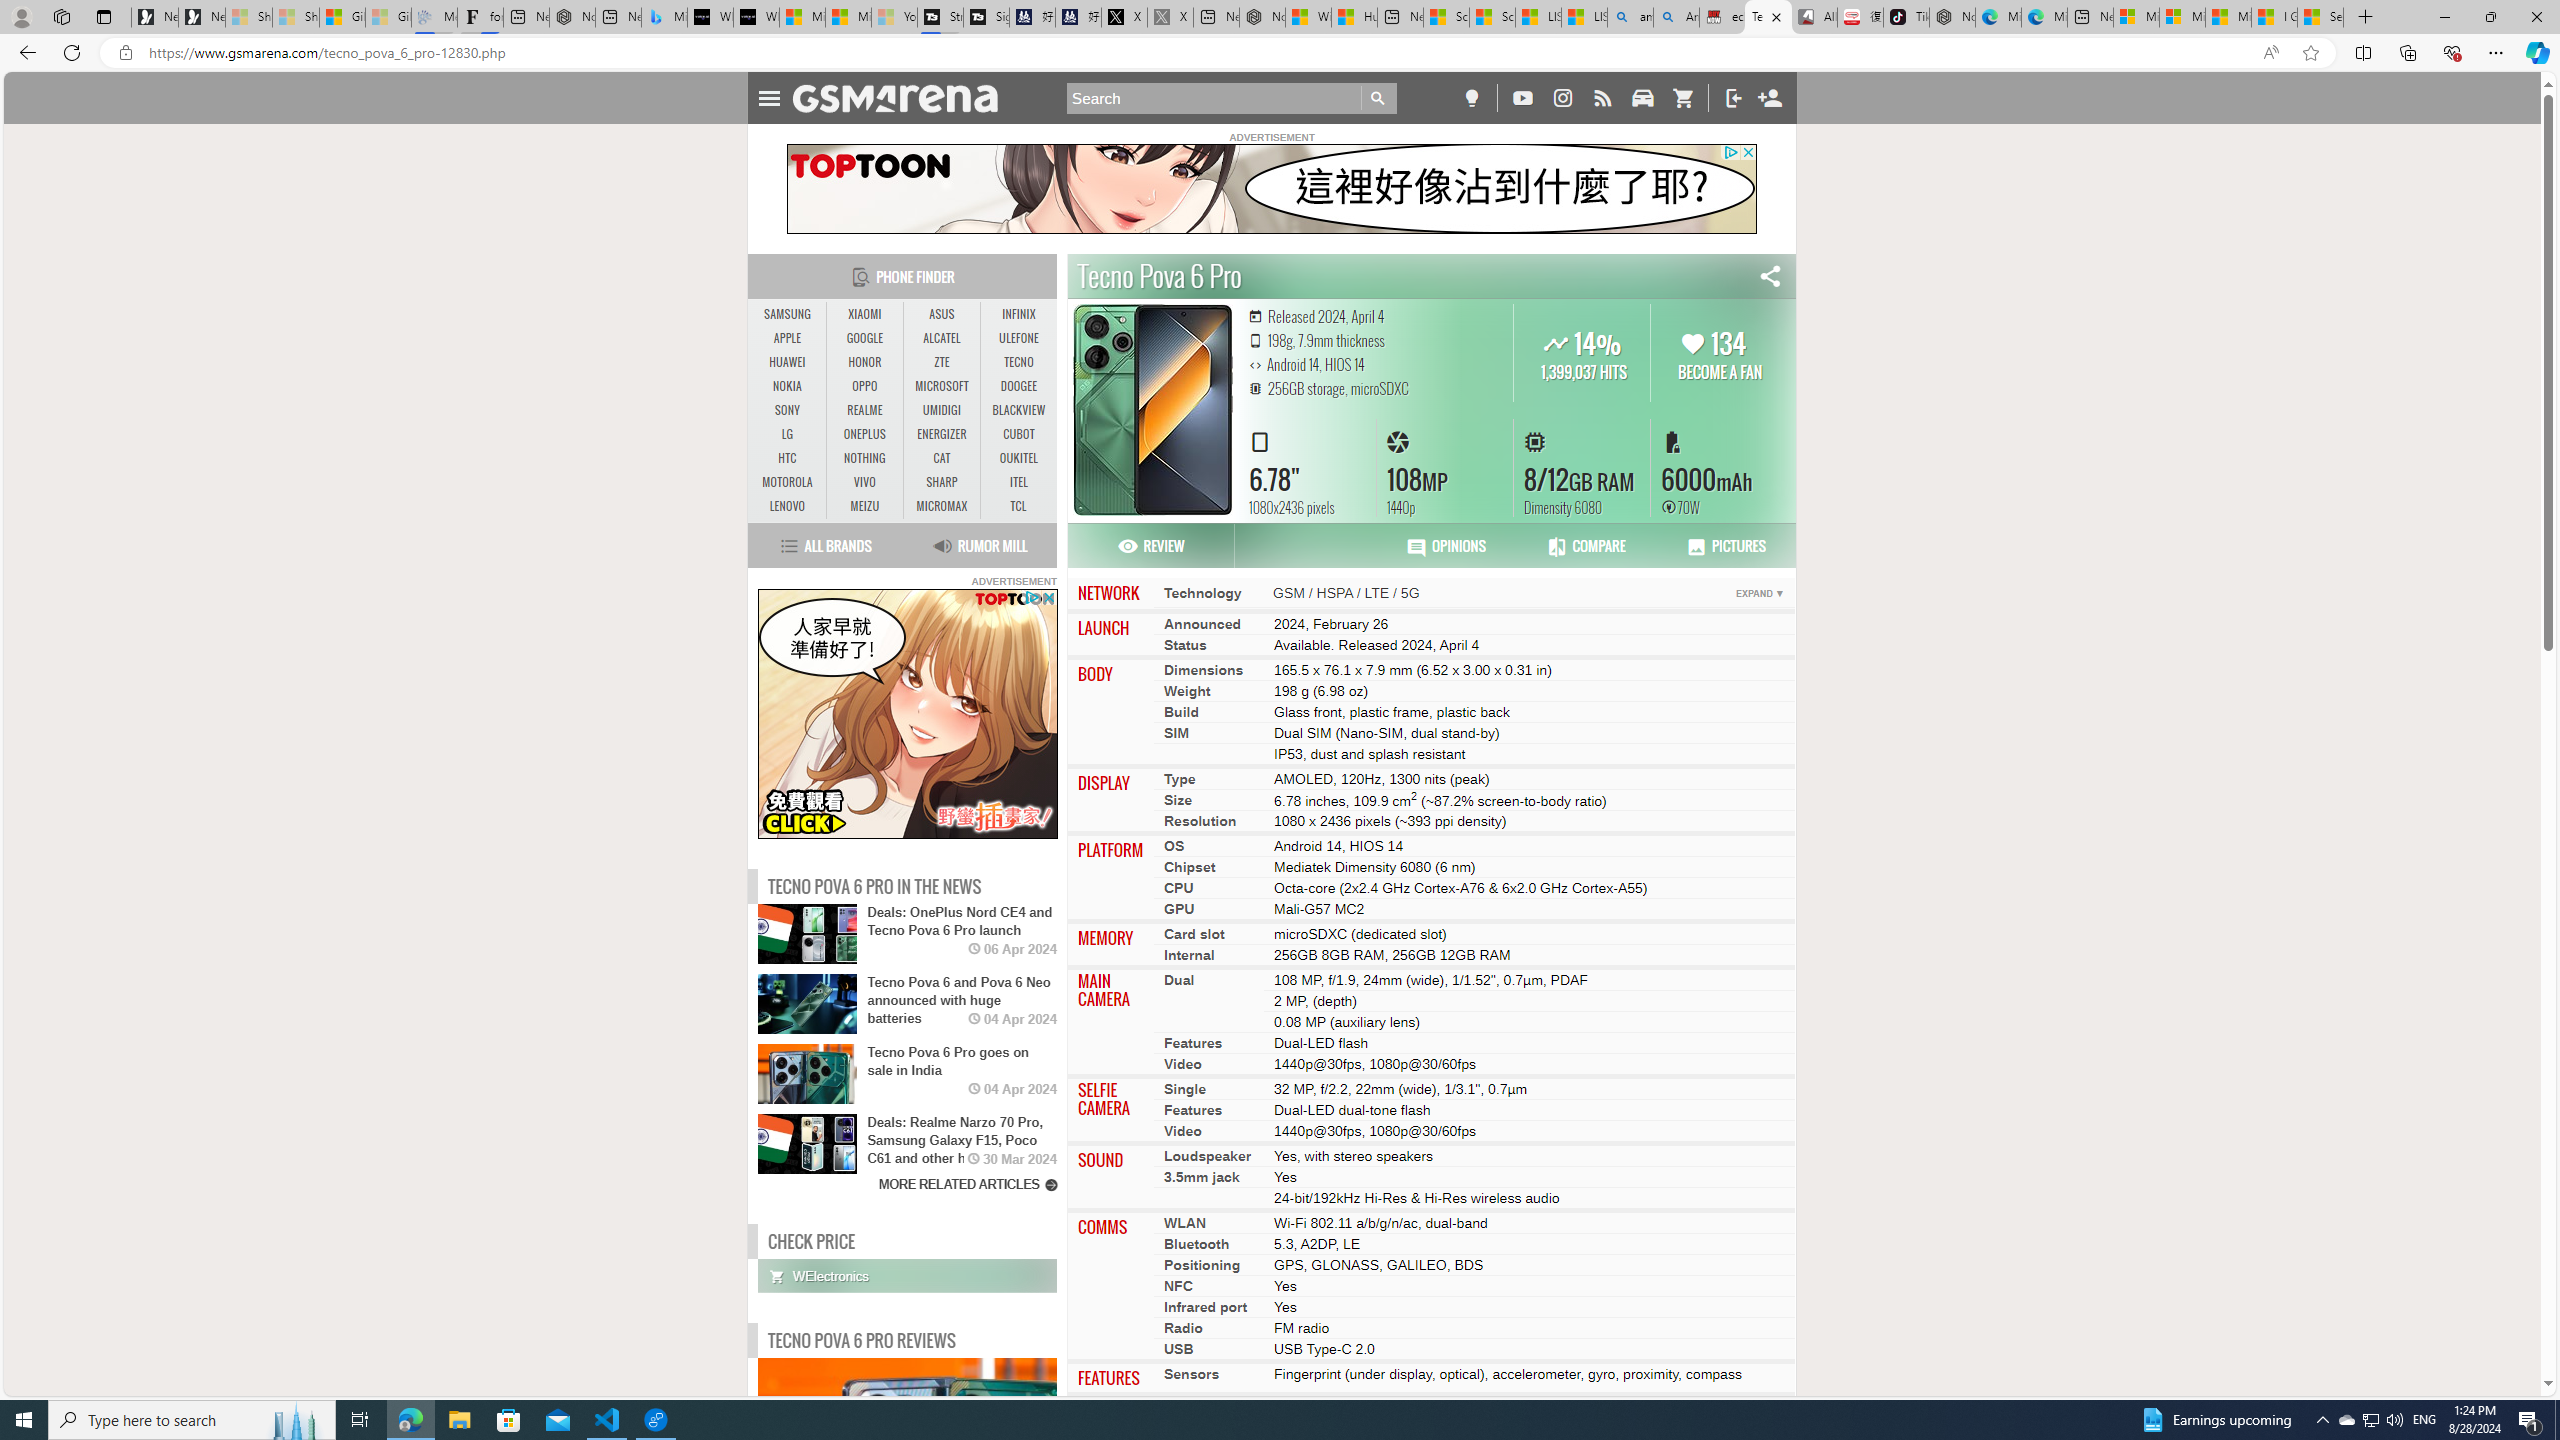  What do you see at coordinates (1200, 1176) in the screenshot?
I see `'3.5mm jack'` at bounding box center [1200, 1176].